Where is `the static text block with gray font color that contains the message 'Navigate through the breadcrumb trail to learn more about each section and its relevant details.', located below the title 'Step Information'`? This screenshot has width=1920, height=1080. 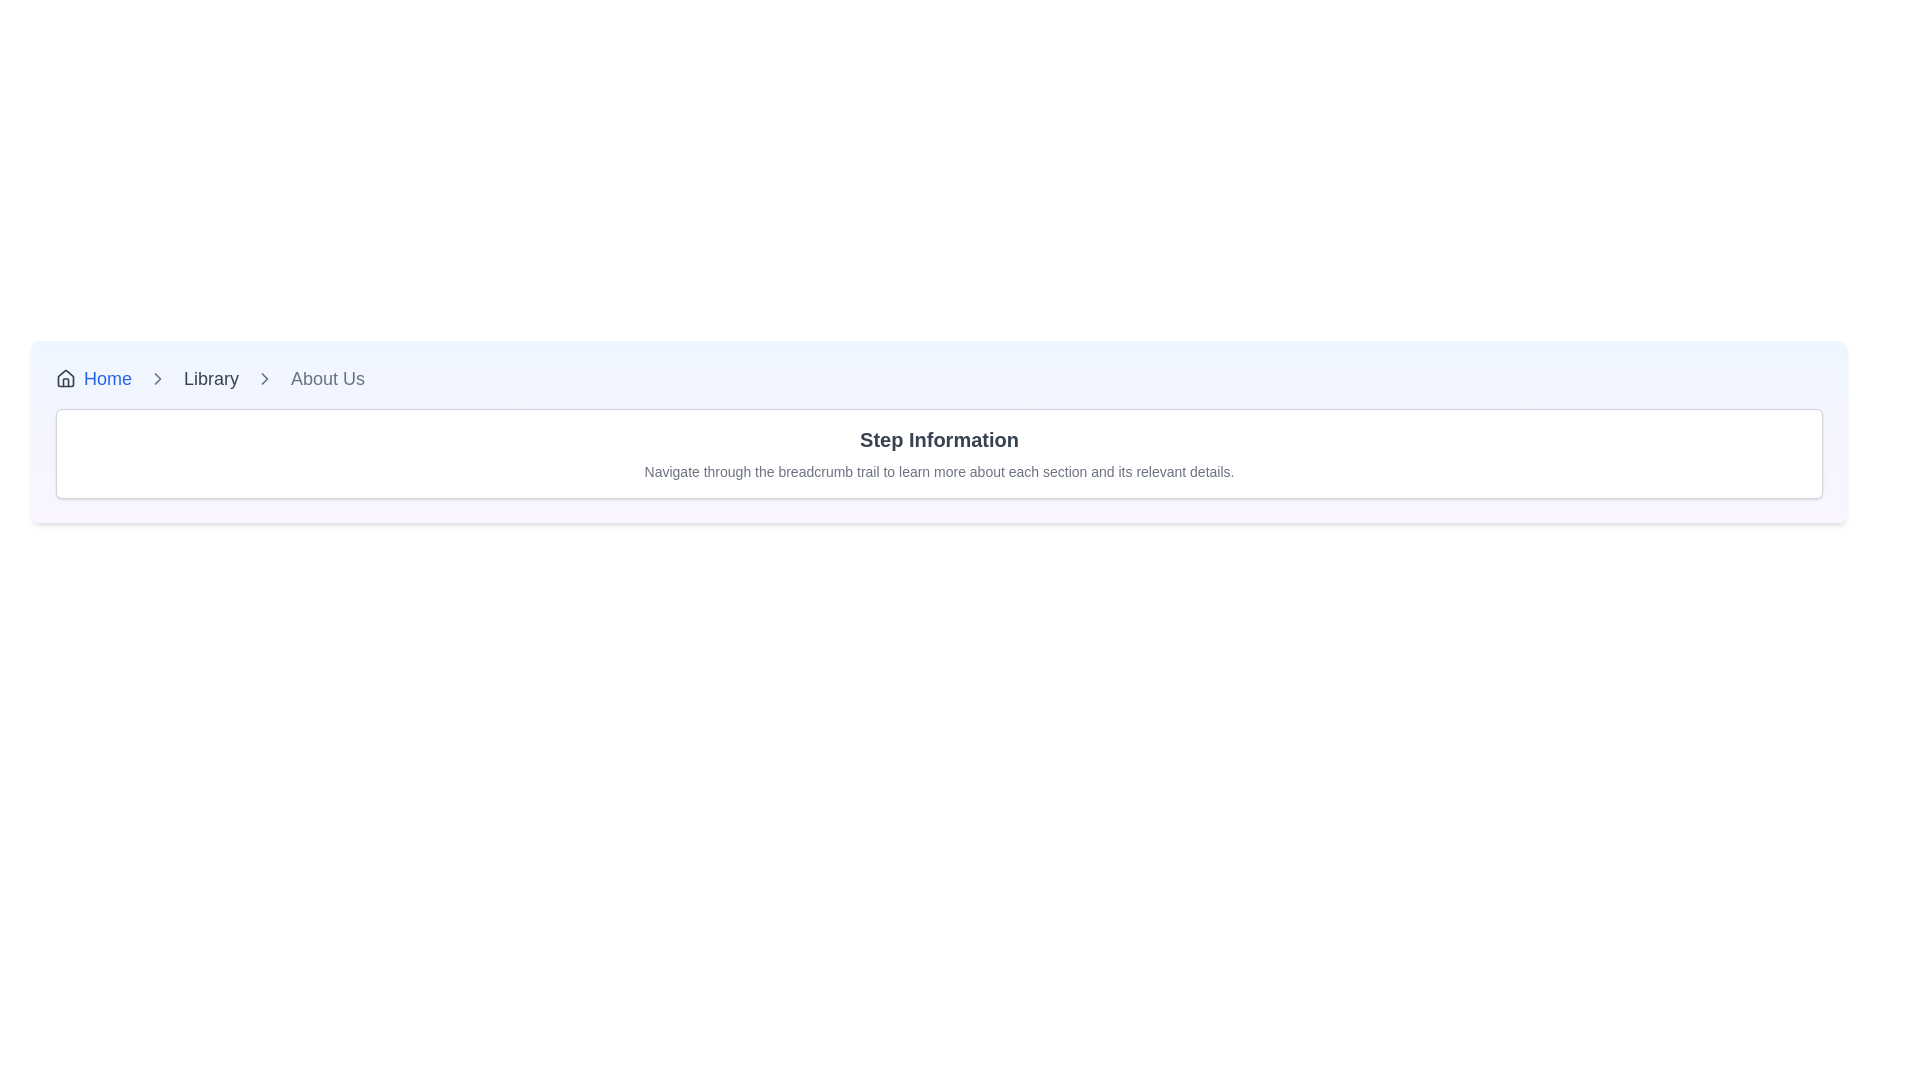
the static text block with gray font color that contains the message 'Navigate through the breadcrumb trail to learn more about each section and its relevant details.', located below the title 'Step Information' is located at coordinates (938, 471).